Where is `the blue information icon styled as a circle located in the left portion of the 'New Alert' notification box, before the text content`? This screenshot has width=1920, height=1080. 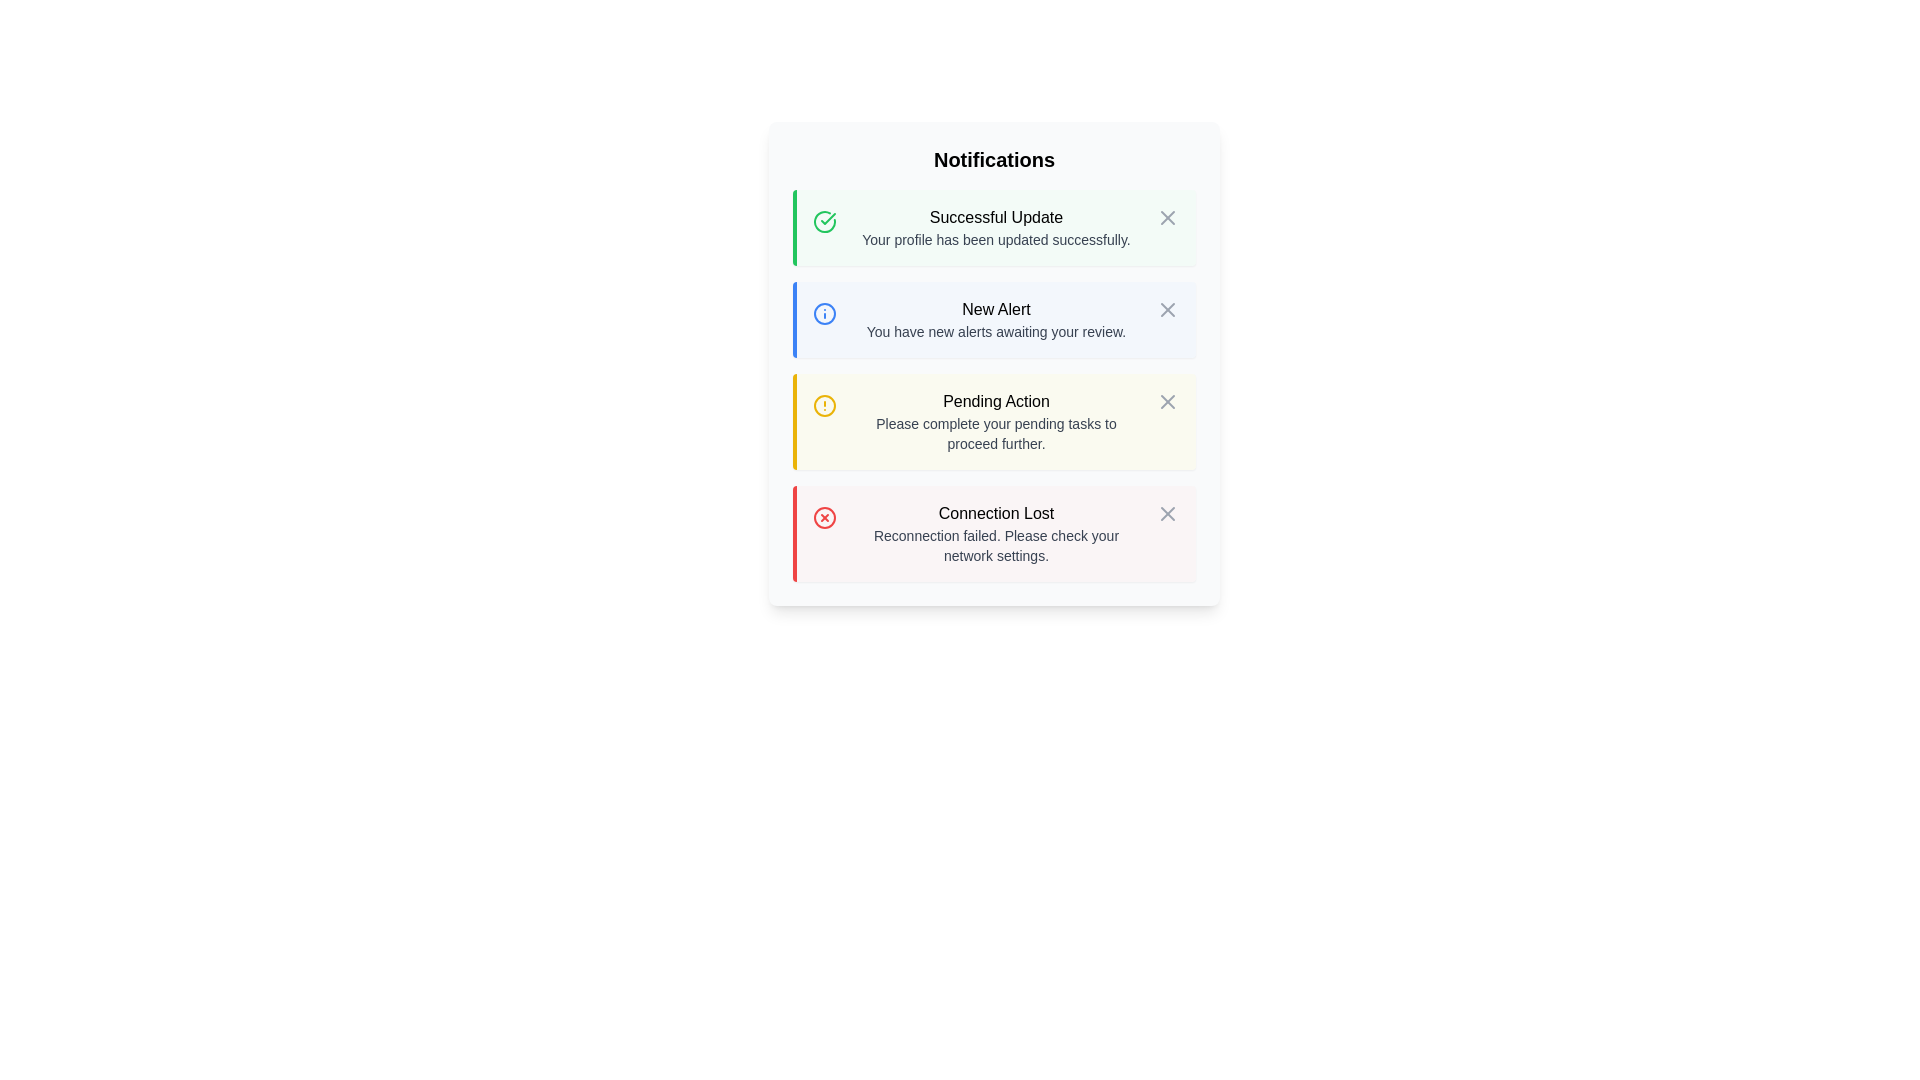 the blue information icon styled as a circle located in the left portion of the 'New Alert' notification box, before the text content is located at coordinates (825, 312).